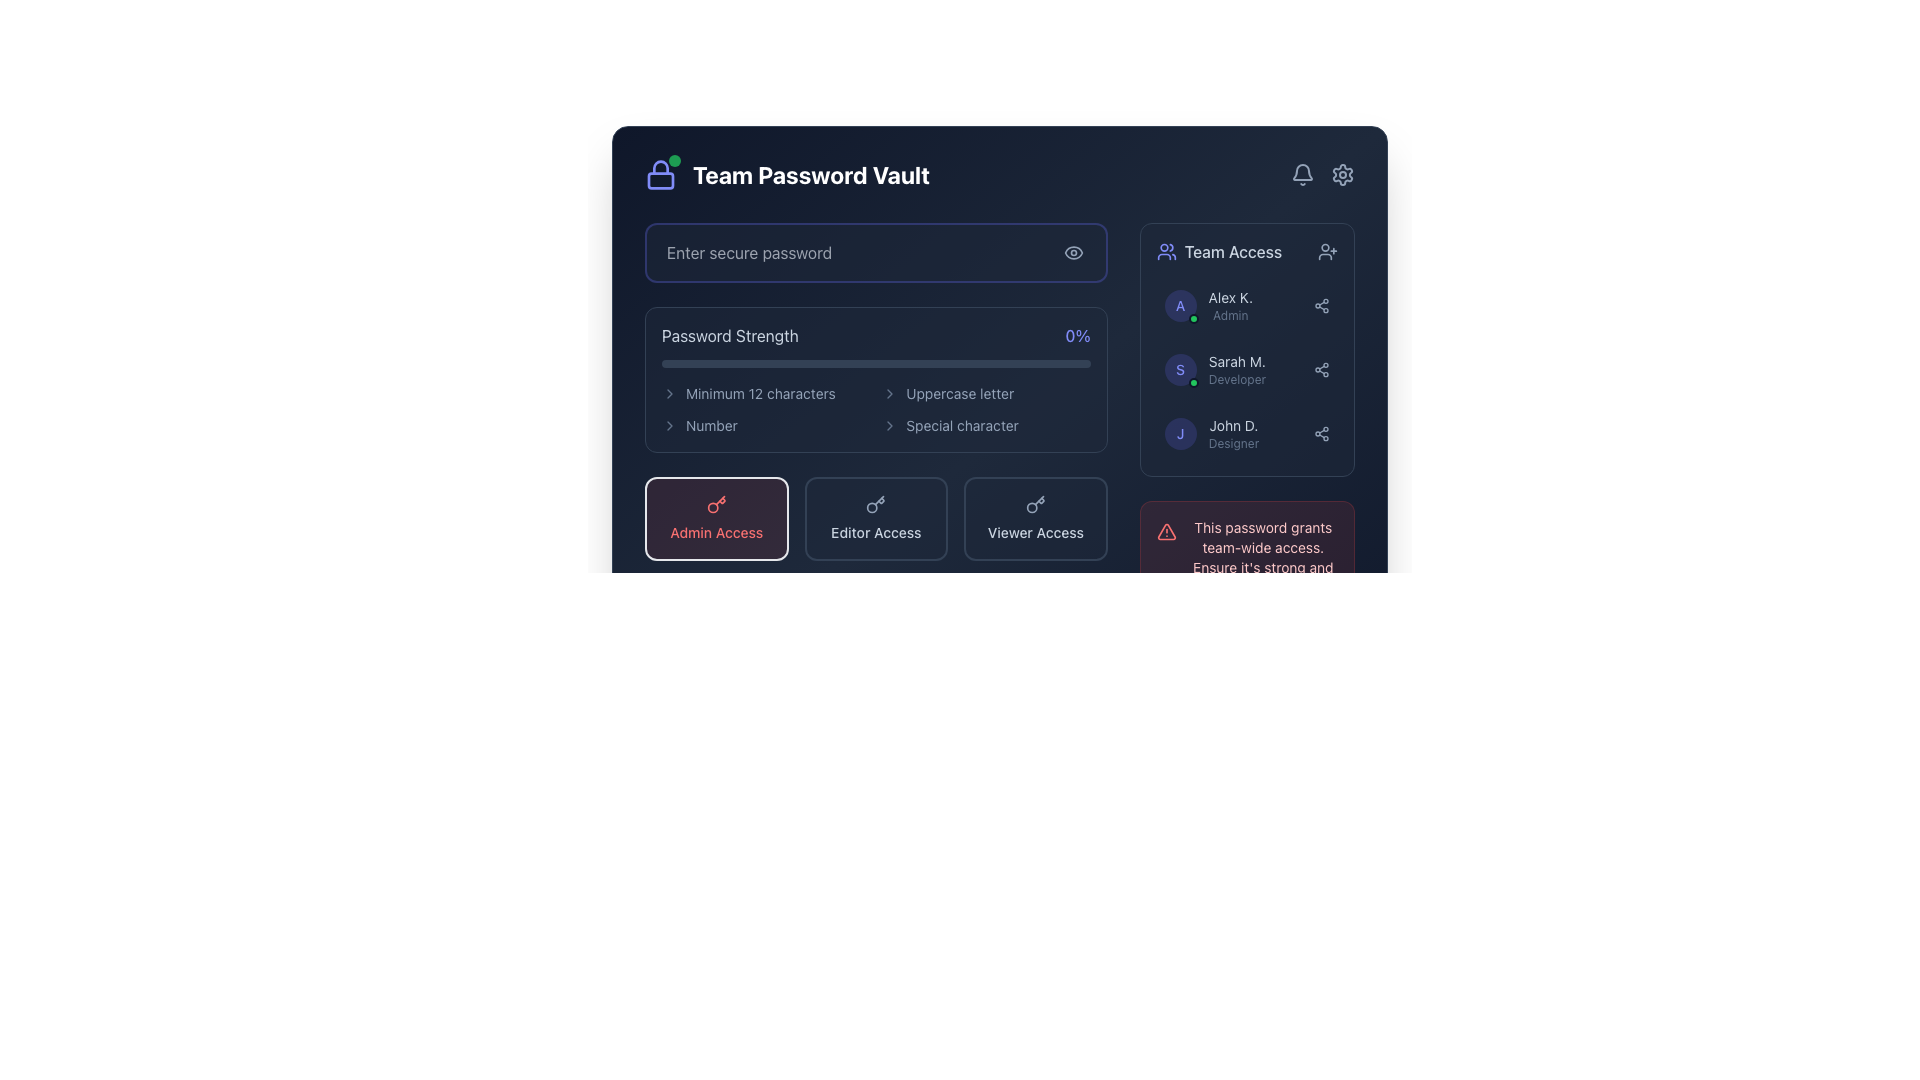 This screenshot has width=1920, height=1080. What do you see at coordinates (889, 424) in the screenshot?
I see `the decorative icon that visually indicates hierarchy within the 'Password Strength' section, located to the right of the 'Special character' label` at bounding box center [889, 424].